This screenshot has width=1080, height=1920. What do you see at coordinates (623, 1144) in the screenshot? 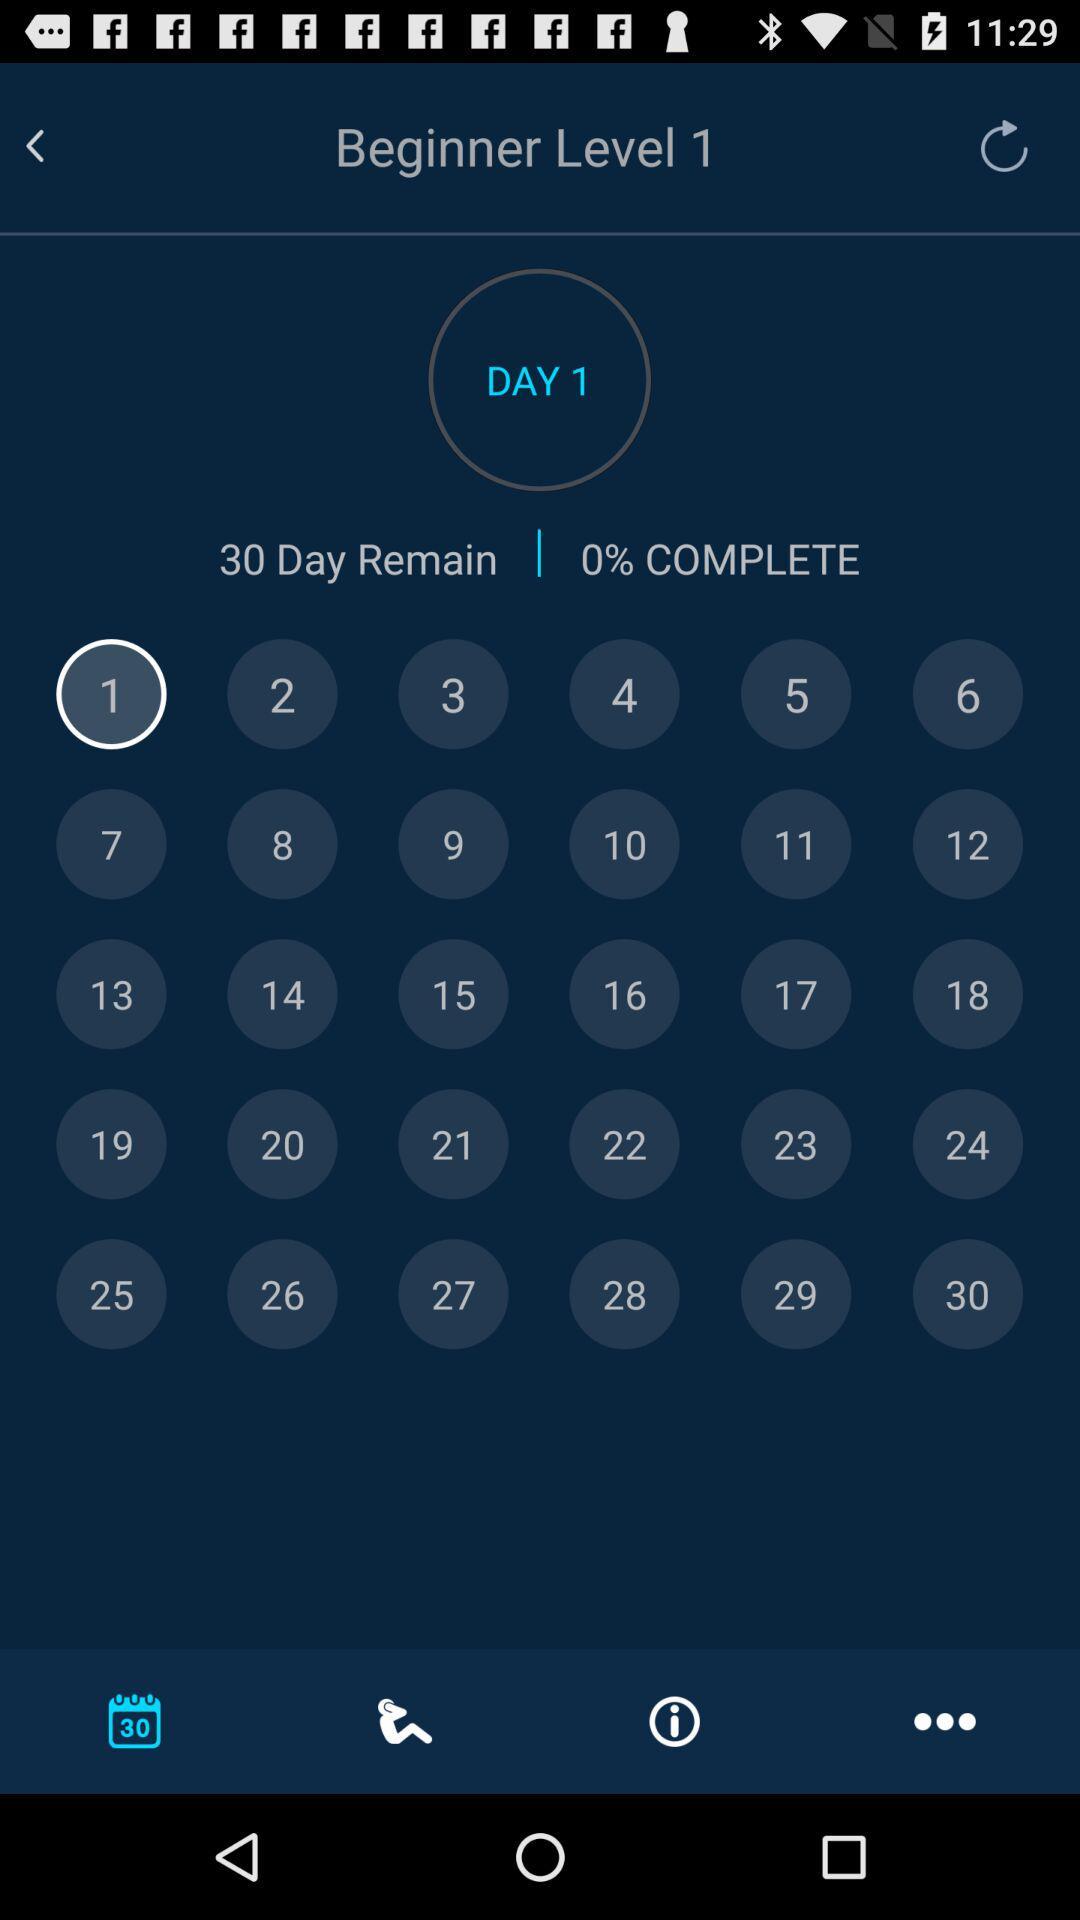
I see `day 22` at bounding box center [623, 1144].